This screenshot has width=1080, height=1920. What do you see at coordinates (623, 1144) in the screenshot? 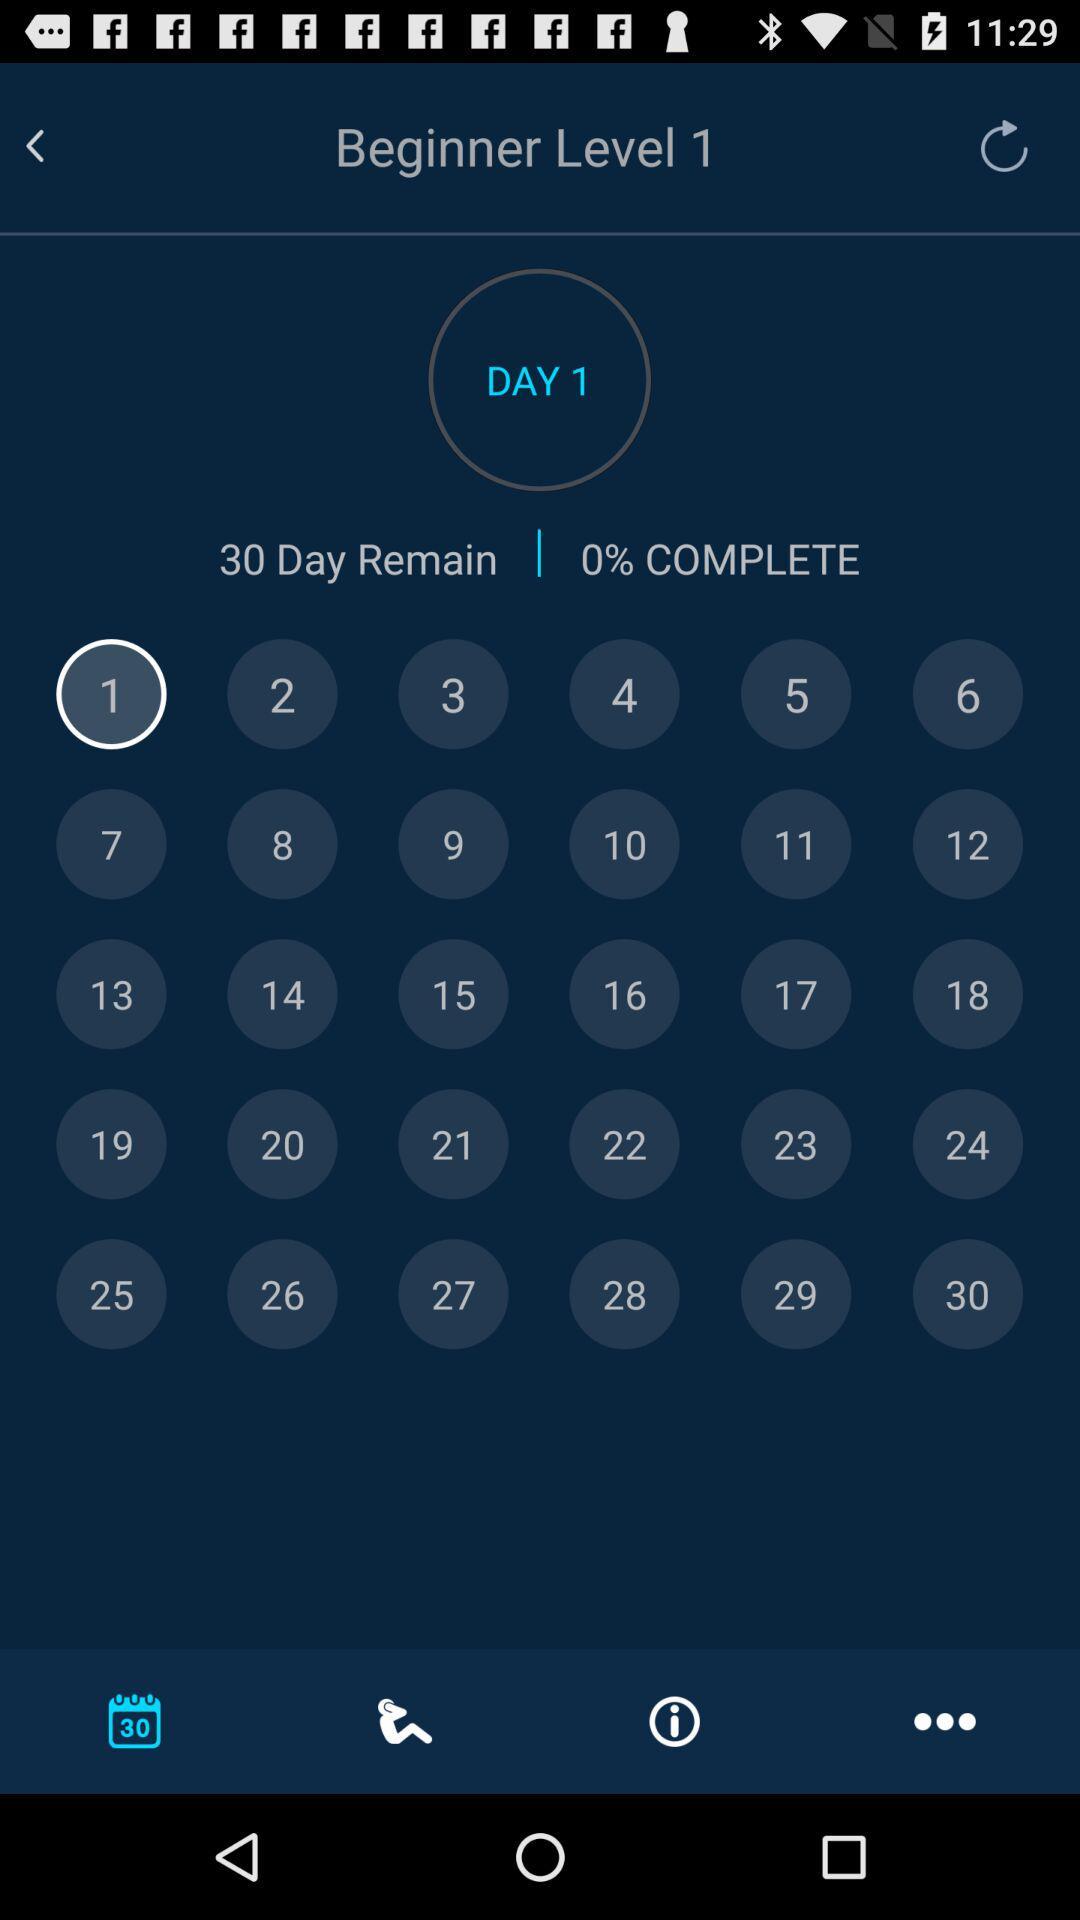
I see `day 22` at bounding box center [623, 1144].